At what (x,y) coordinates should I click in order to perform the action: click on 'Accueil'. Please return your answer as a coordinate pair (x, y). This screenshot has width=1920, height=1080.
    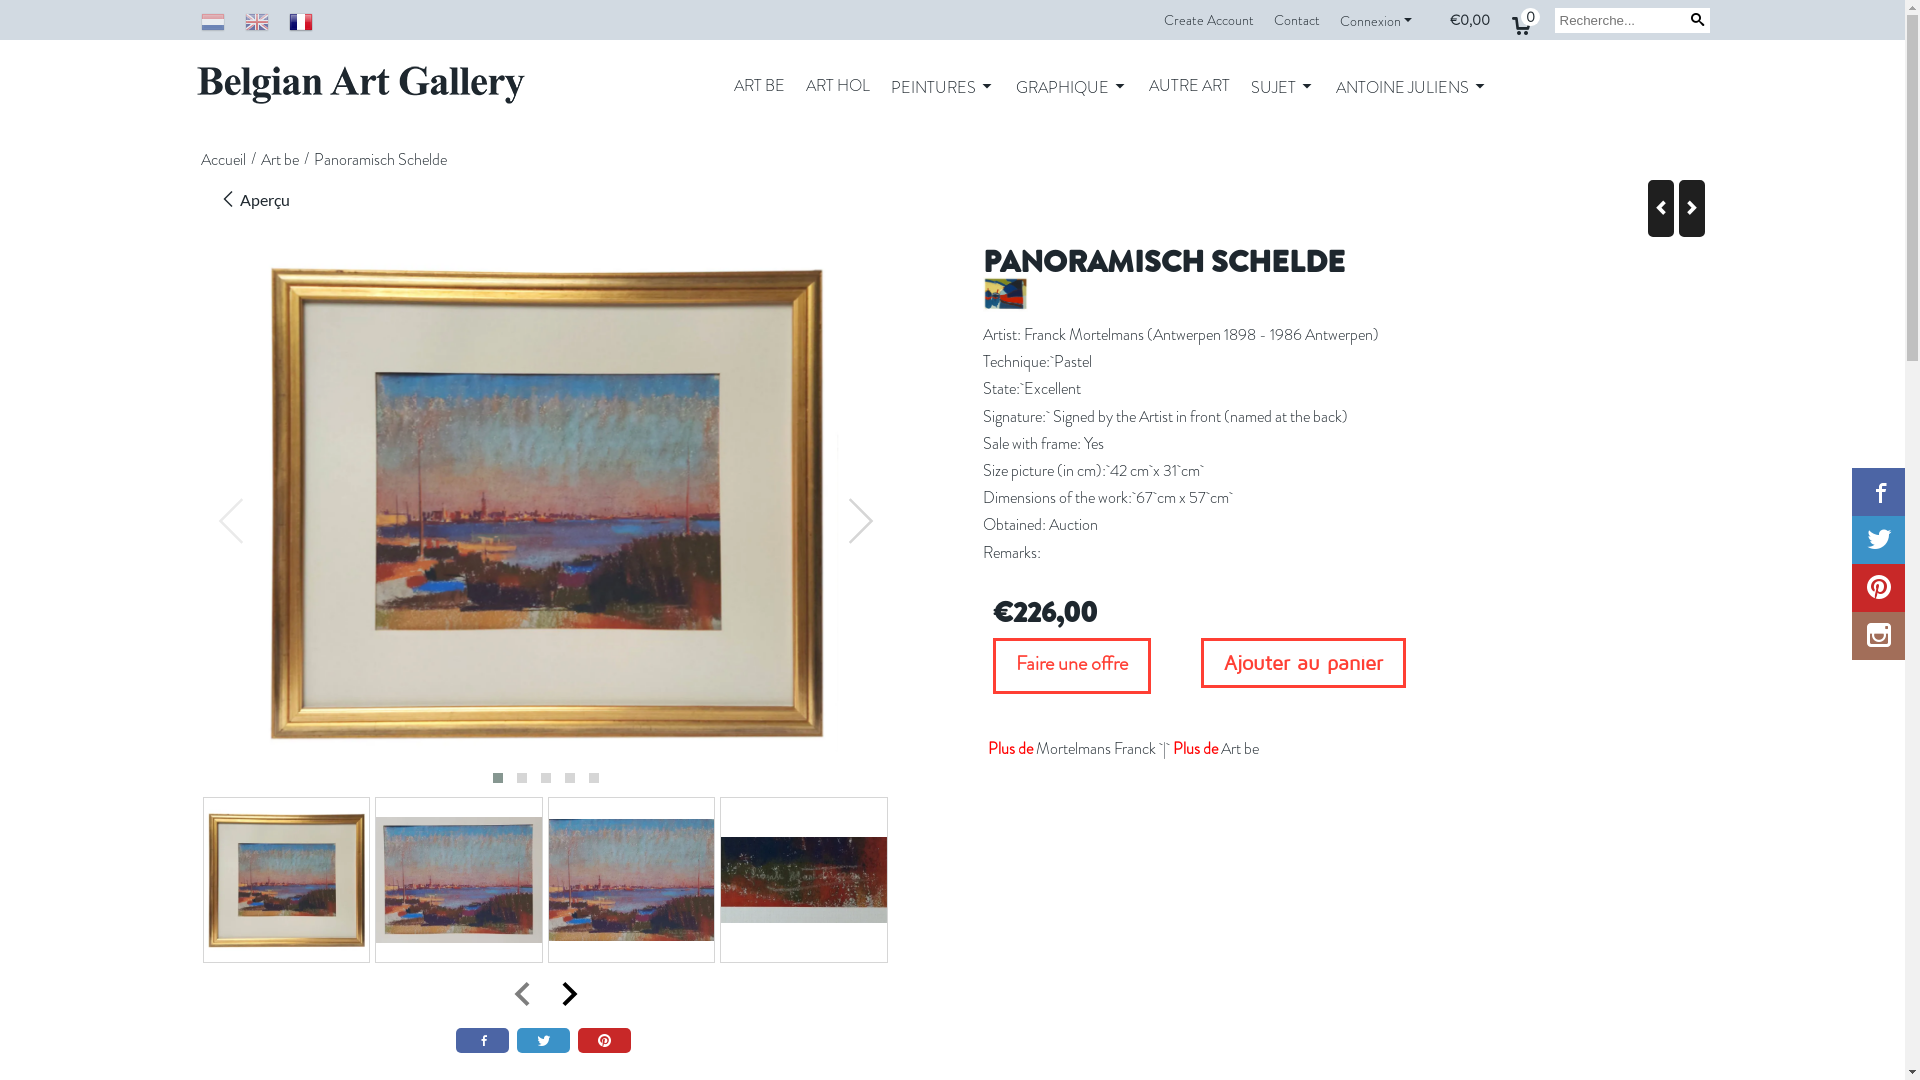
    Looking at the image, I should click on (222, 161).